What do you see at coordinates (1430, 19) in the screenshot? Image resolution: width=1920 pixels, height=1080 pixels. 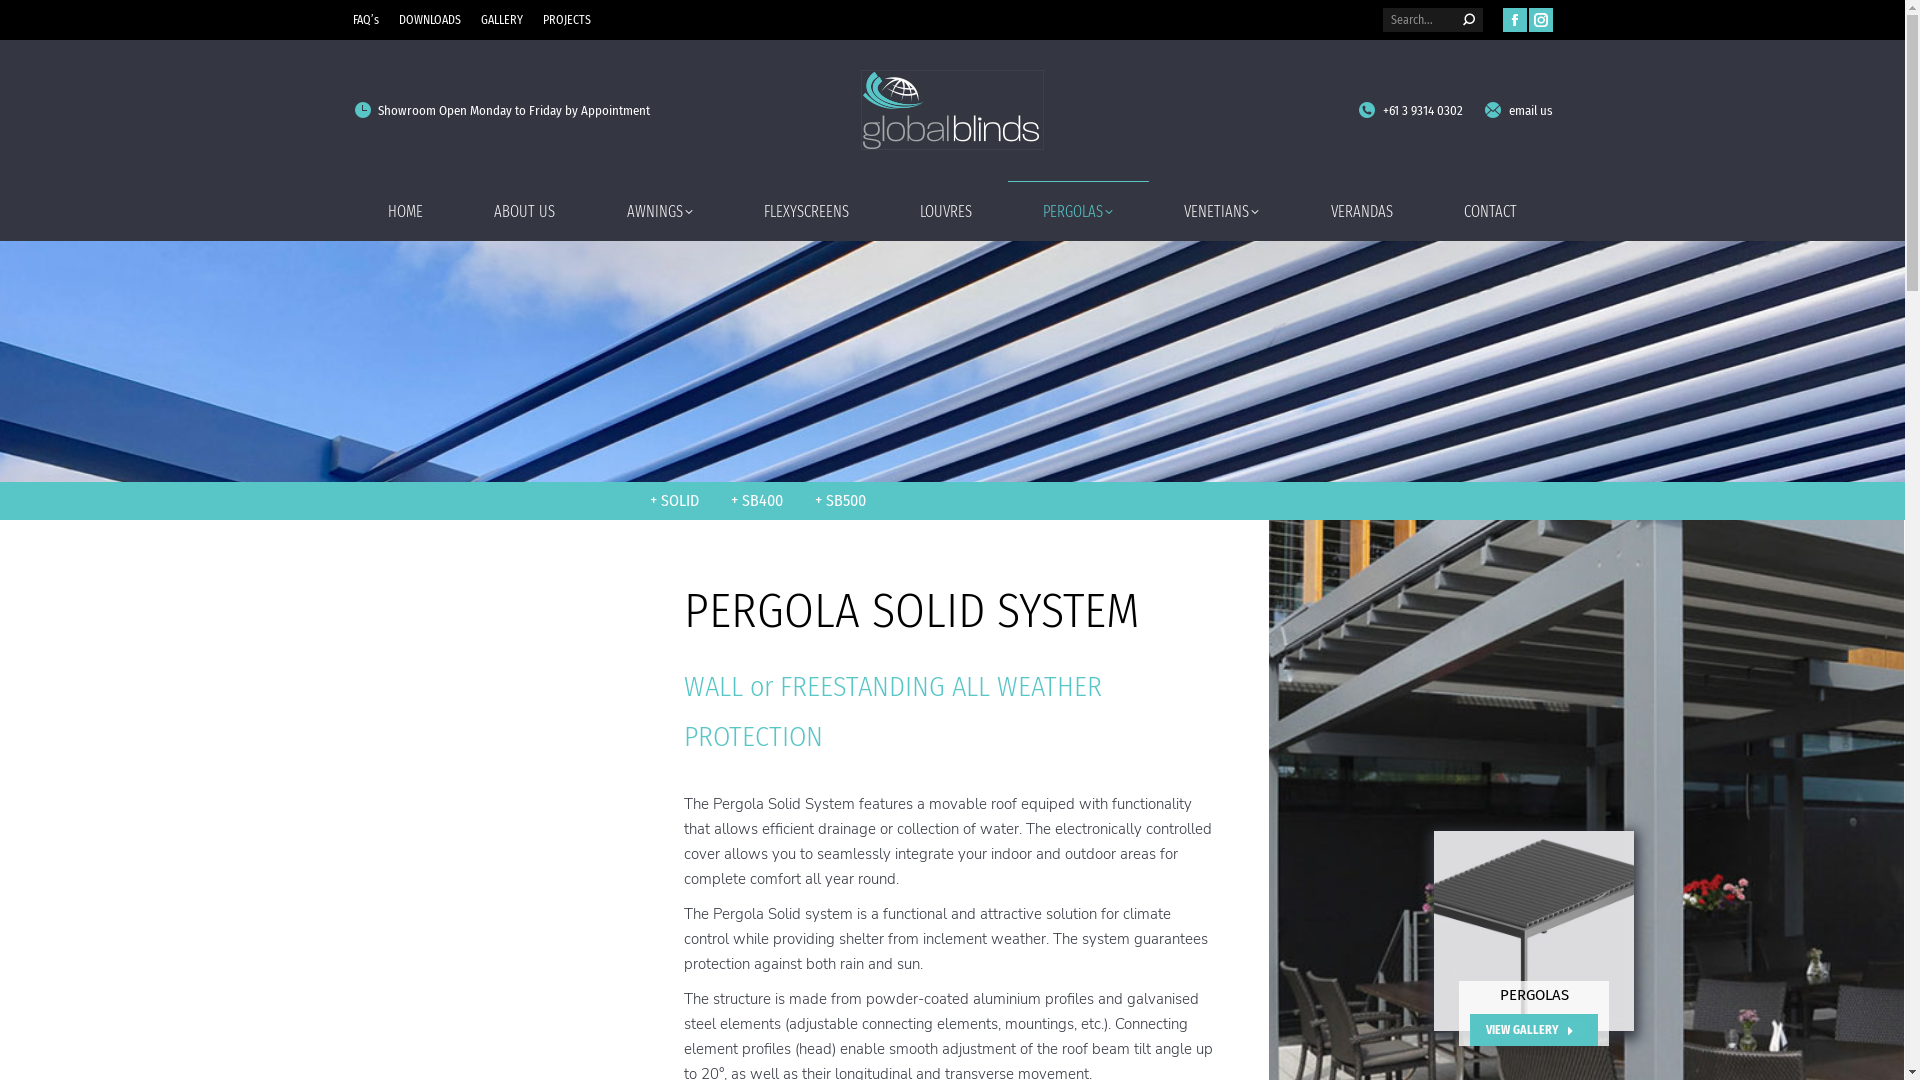 I see `'Search form'` at bounding box center [1430, 19].